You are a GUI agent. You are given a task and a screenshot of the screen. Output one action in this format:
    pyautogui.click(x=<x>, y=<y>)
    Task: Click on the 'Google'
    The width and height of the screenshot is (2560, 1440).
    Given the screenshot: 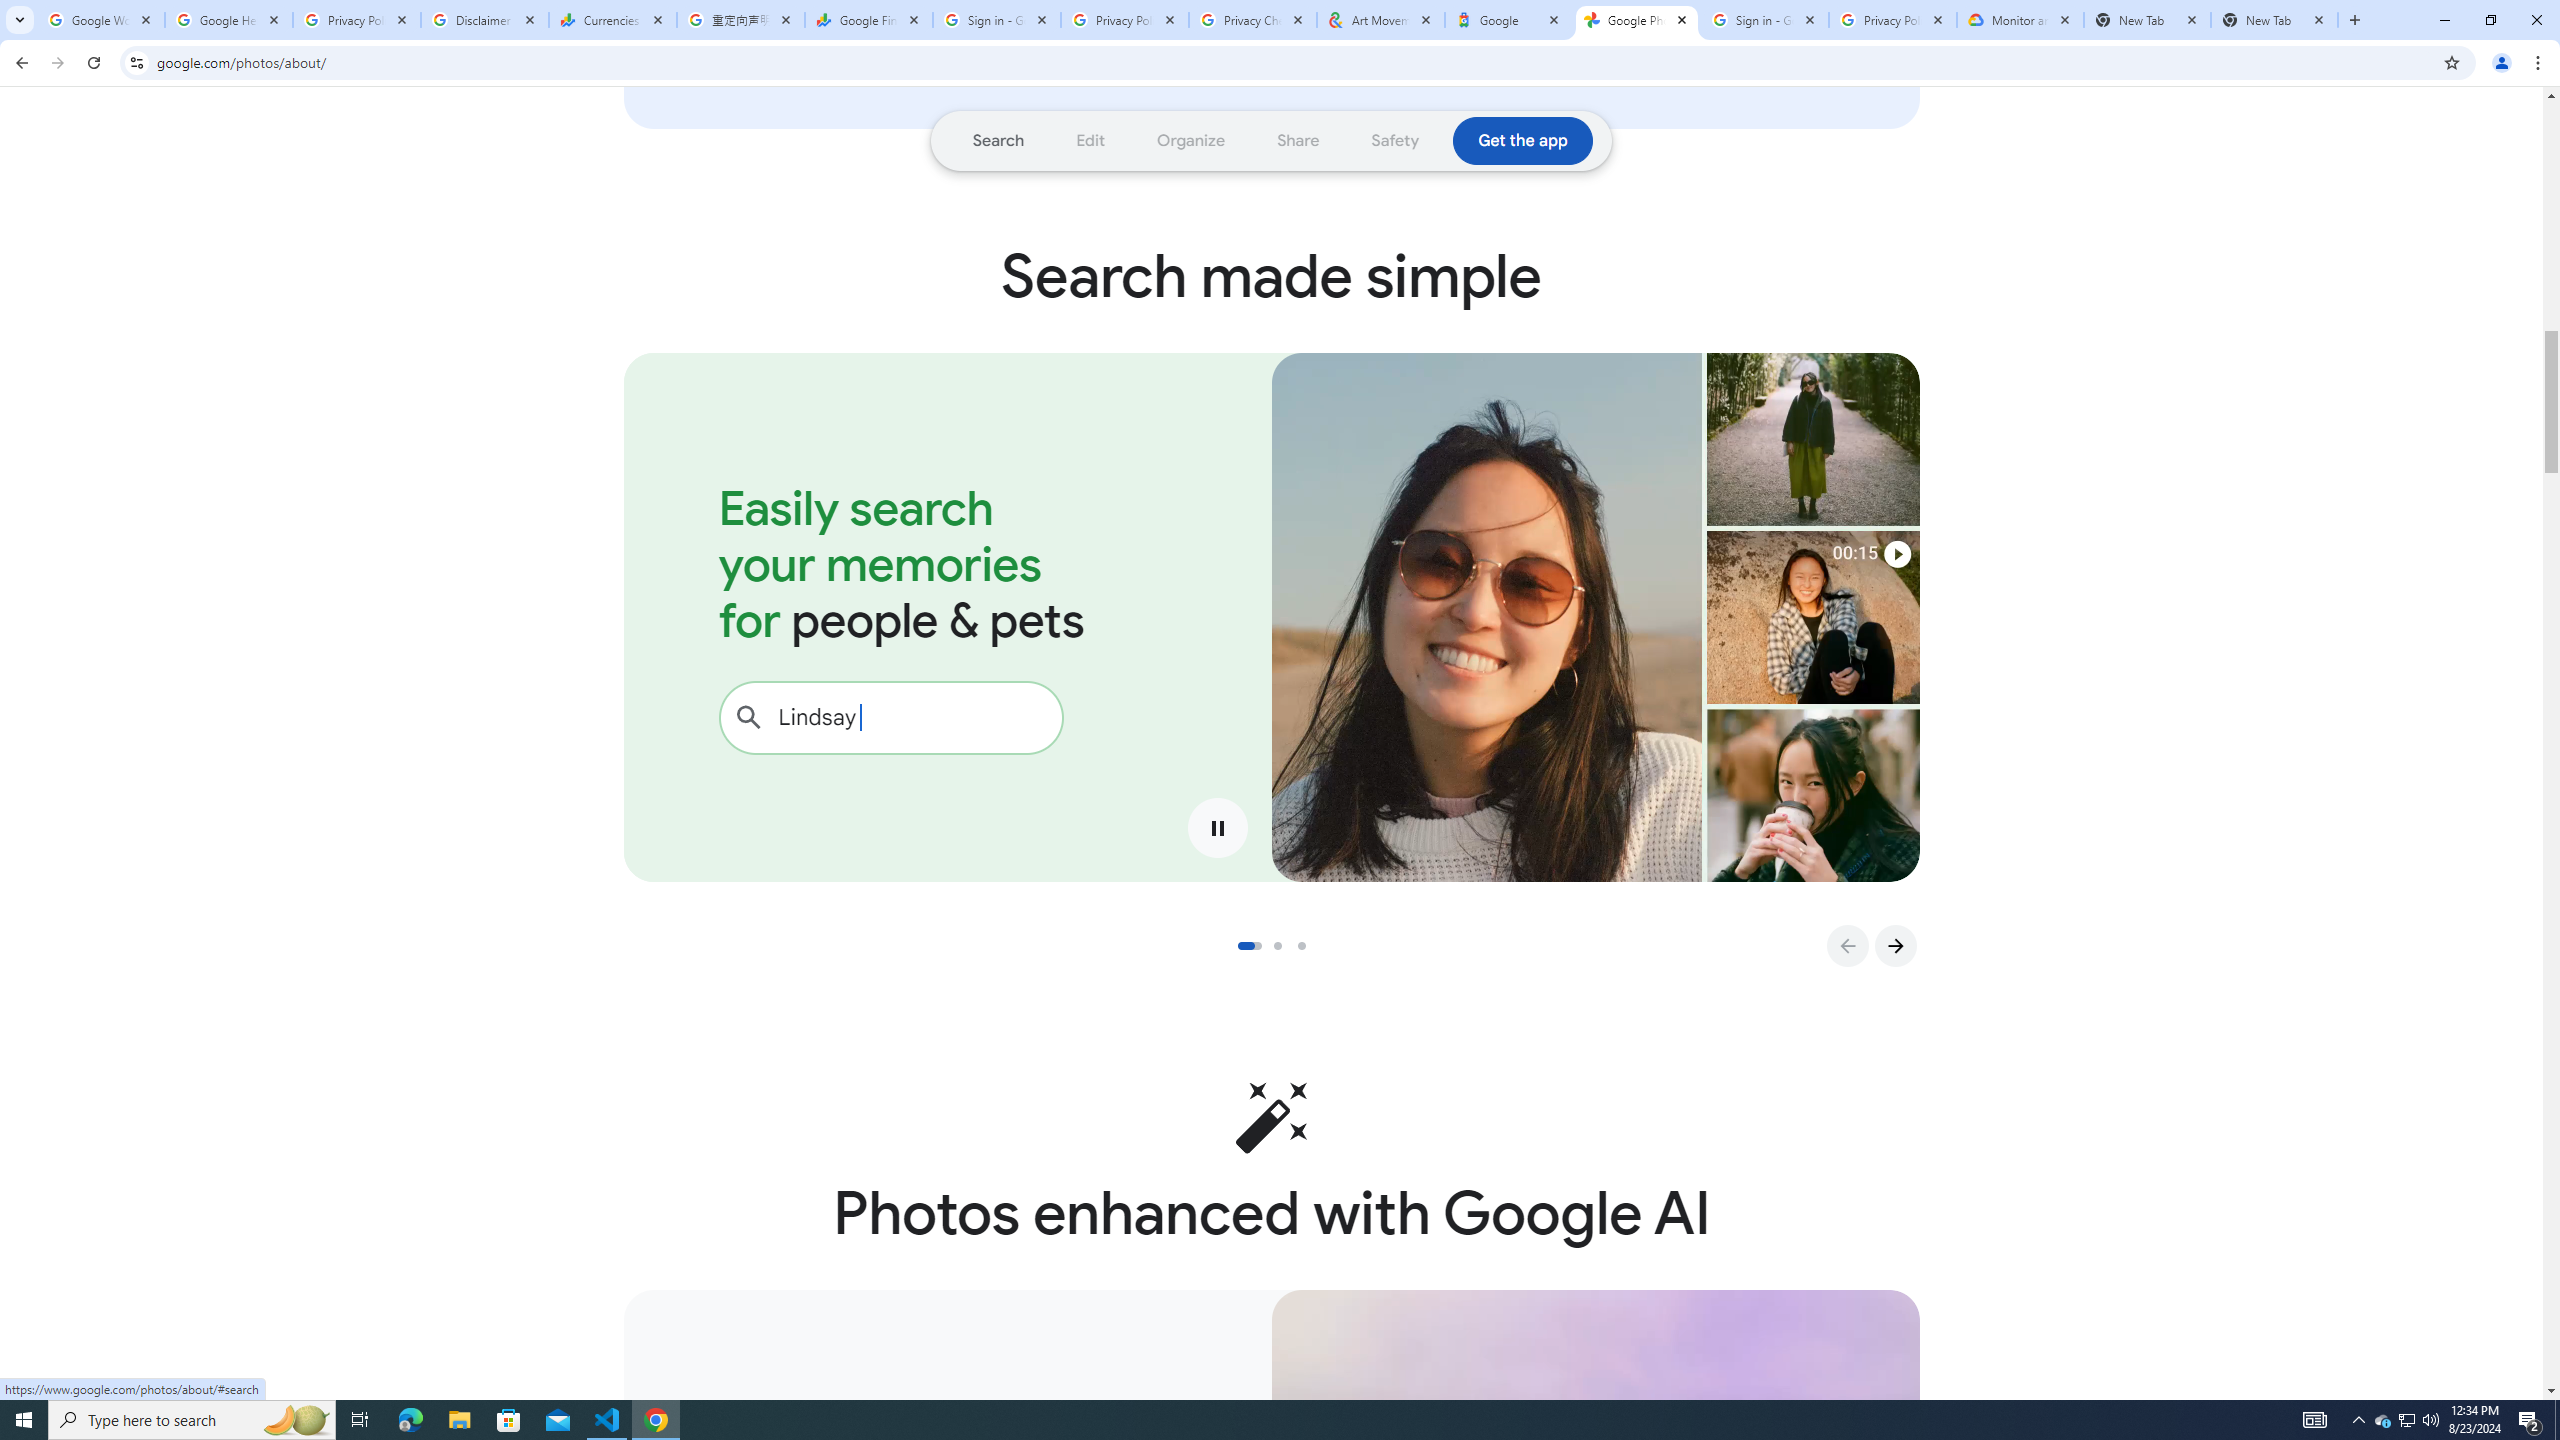 What is the action you would take?
    pyautogui.click(x=1508, y=19)
    